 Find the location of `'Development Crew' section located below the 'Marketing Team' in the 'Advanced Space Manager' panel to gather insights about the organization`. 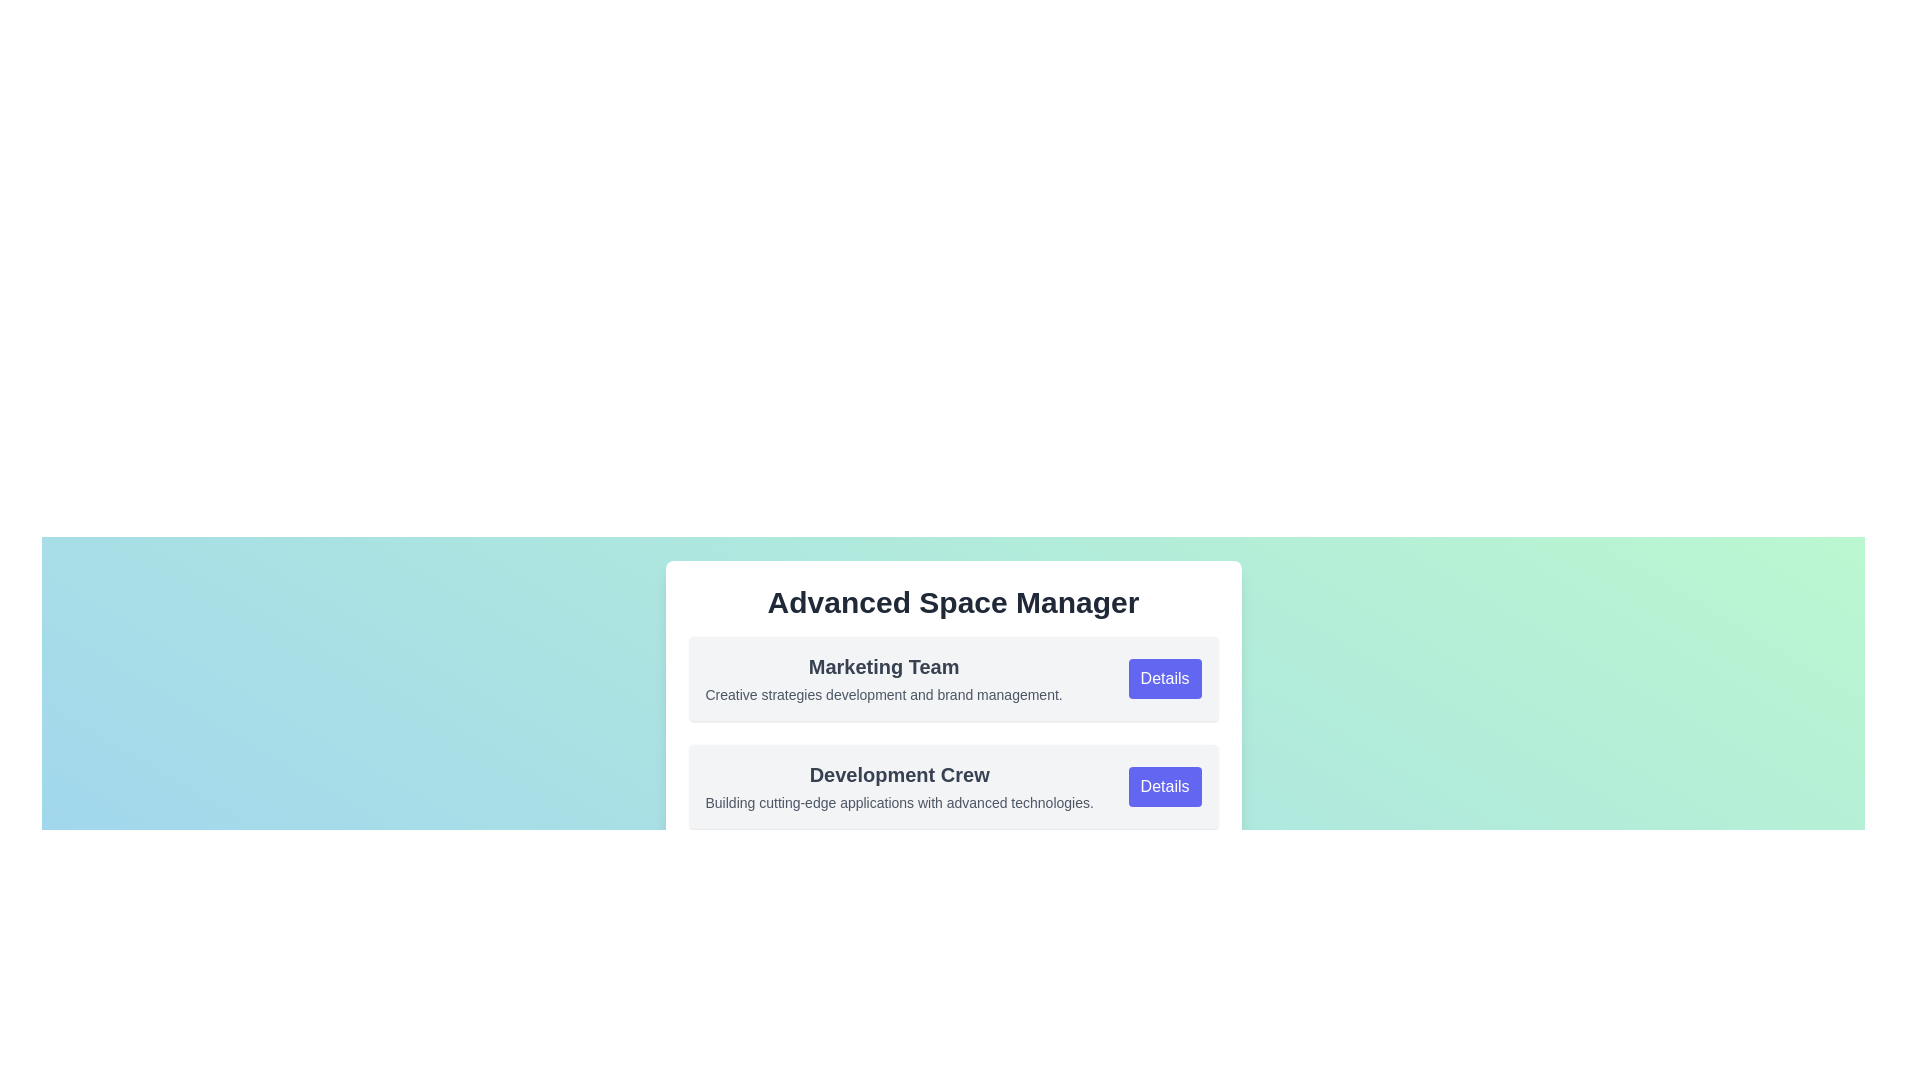

'Development Crew' section located below the 'Marketing Team' in the 'Advanced Space Manager' panel to gather insights about the organization is located at coordinates (952, 739).